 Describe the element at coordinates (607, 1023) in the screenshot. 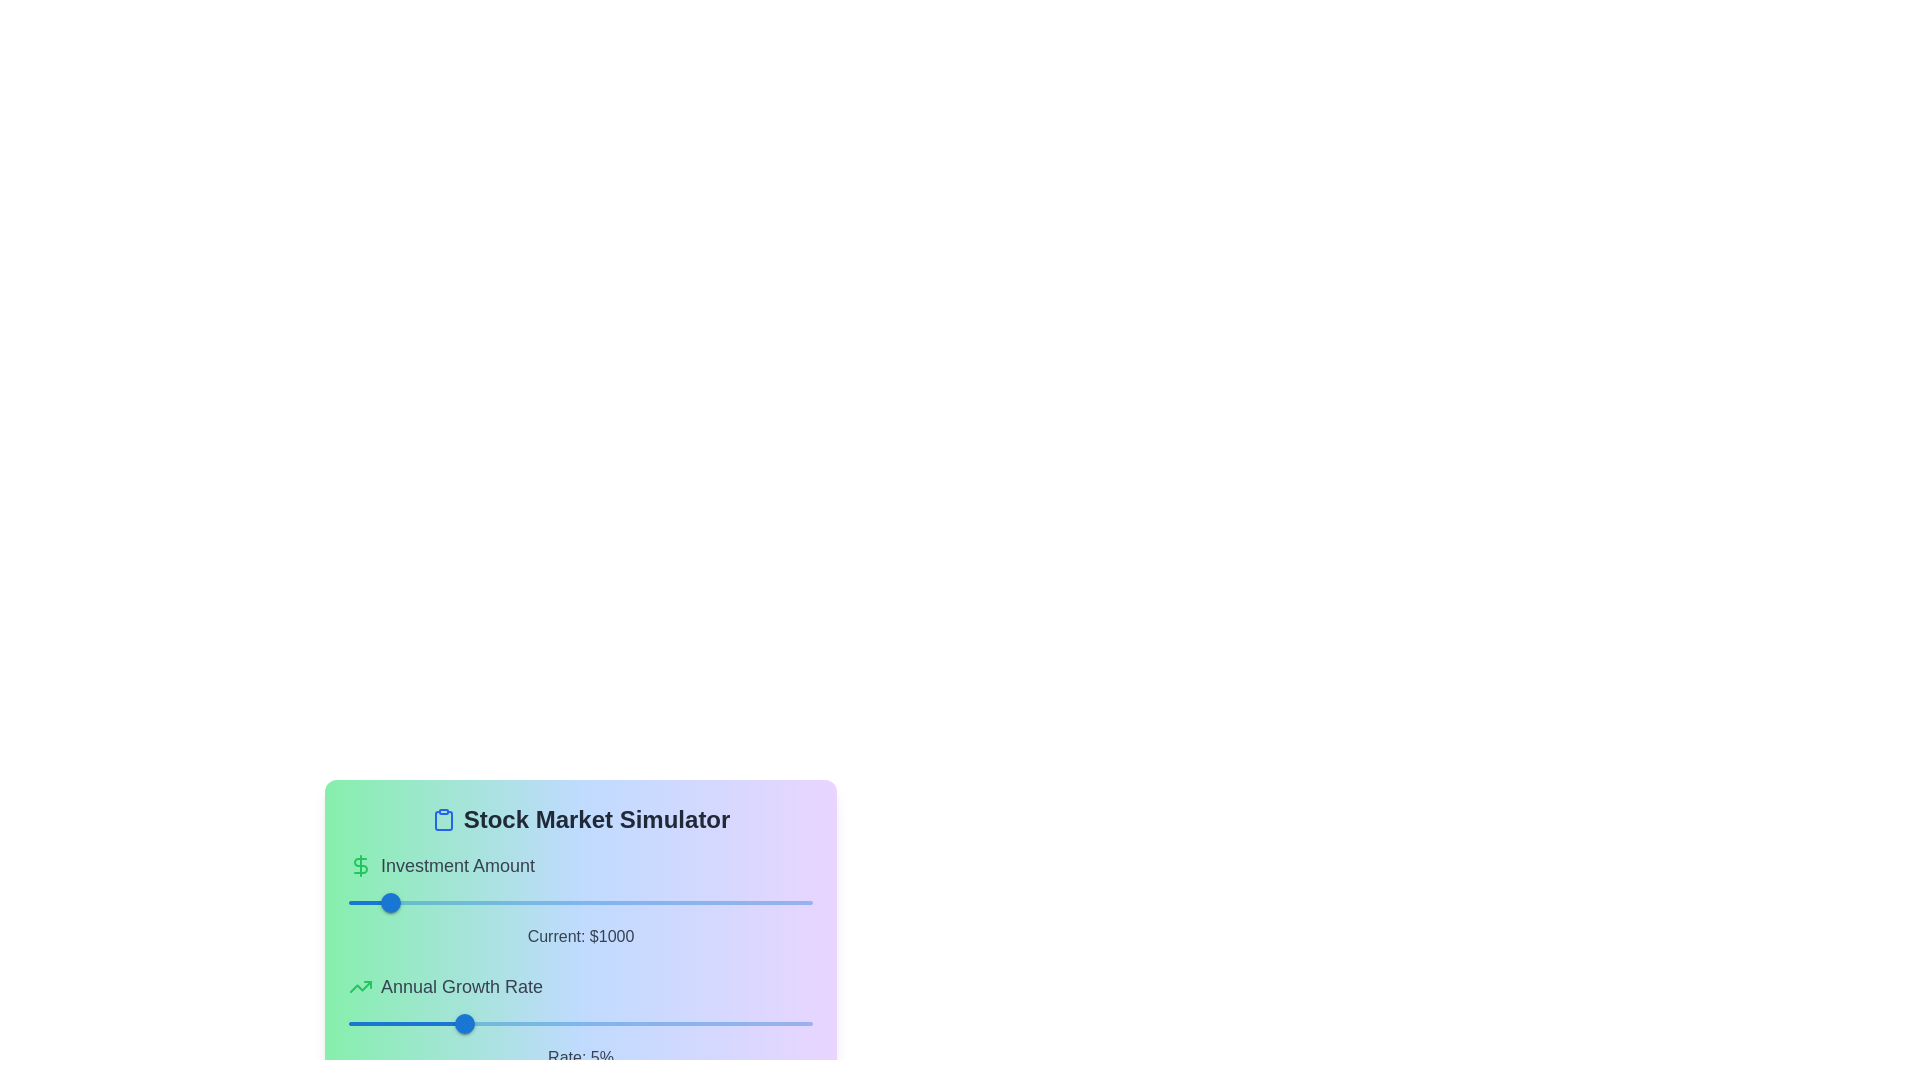

I see `the annual growth rate` at that location.